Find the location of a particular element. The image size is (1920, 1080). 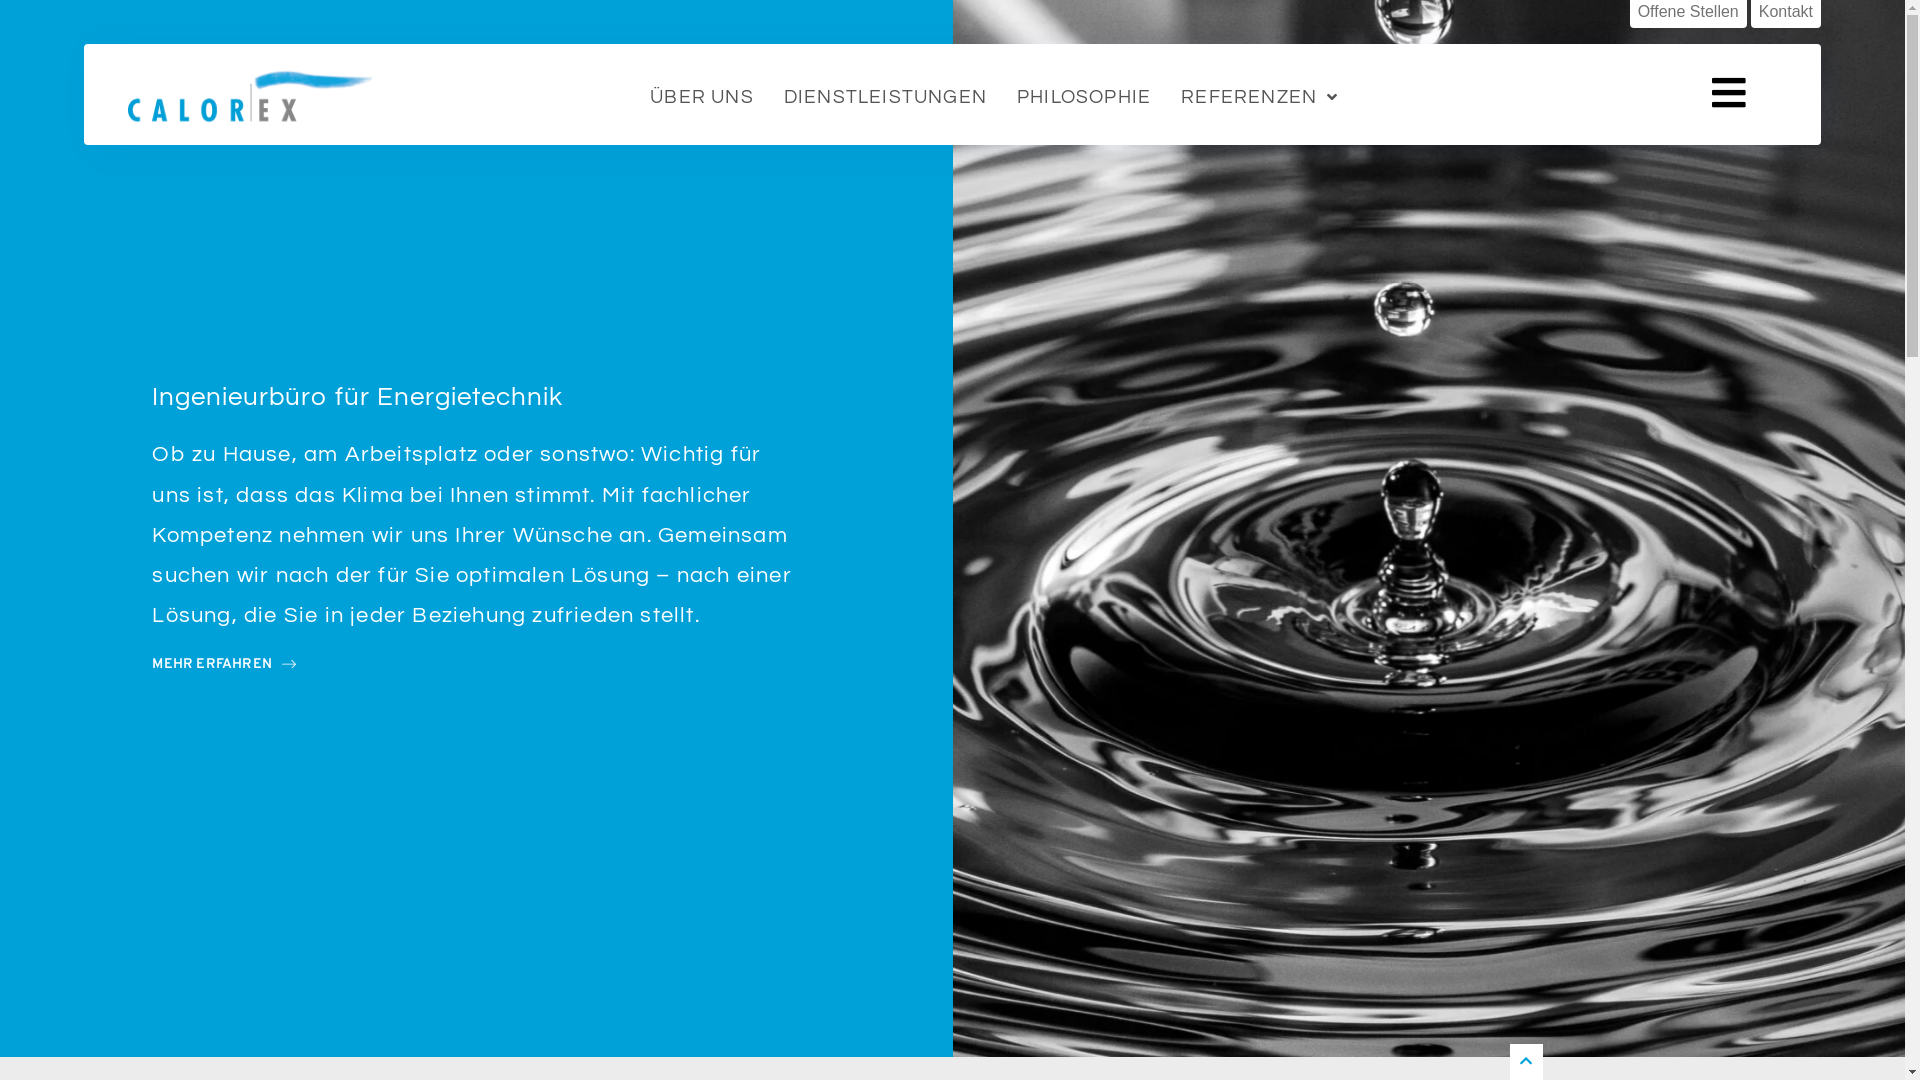

'ARROW-ICON-SIZE3 is located at coordinates (224, 664).